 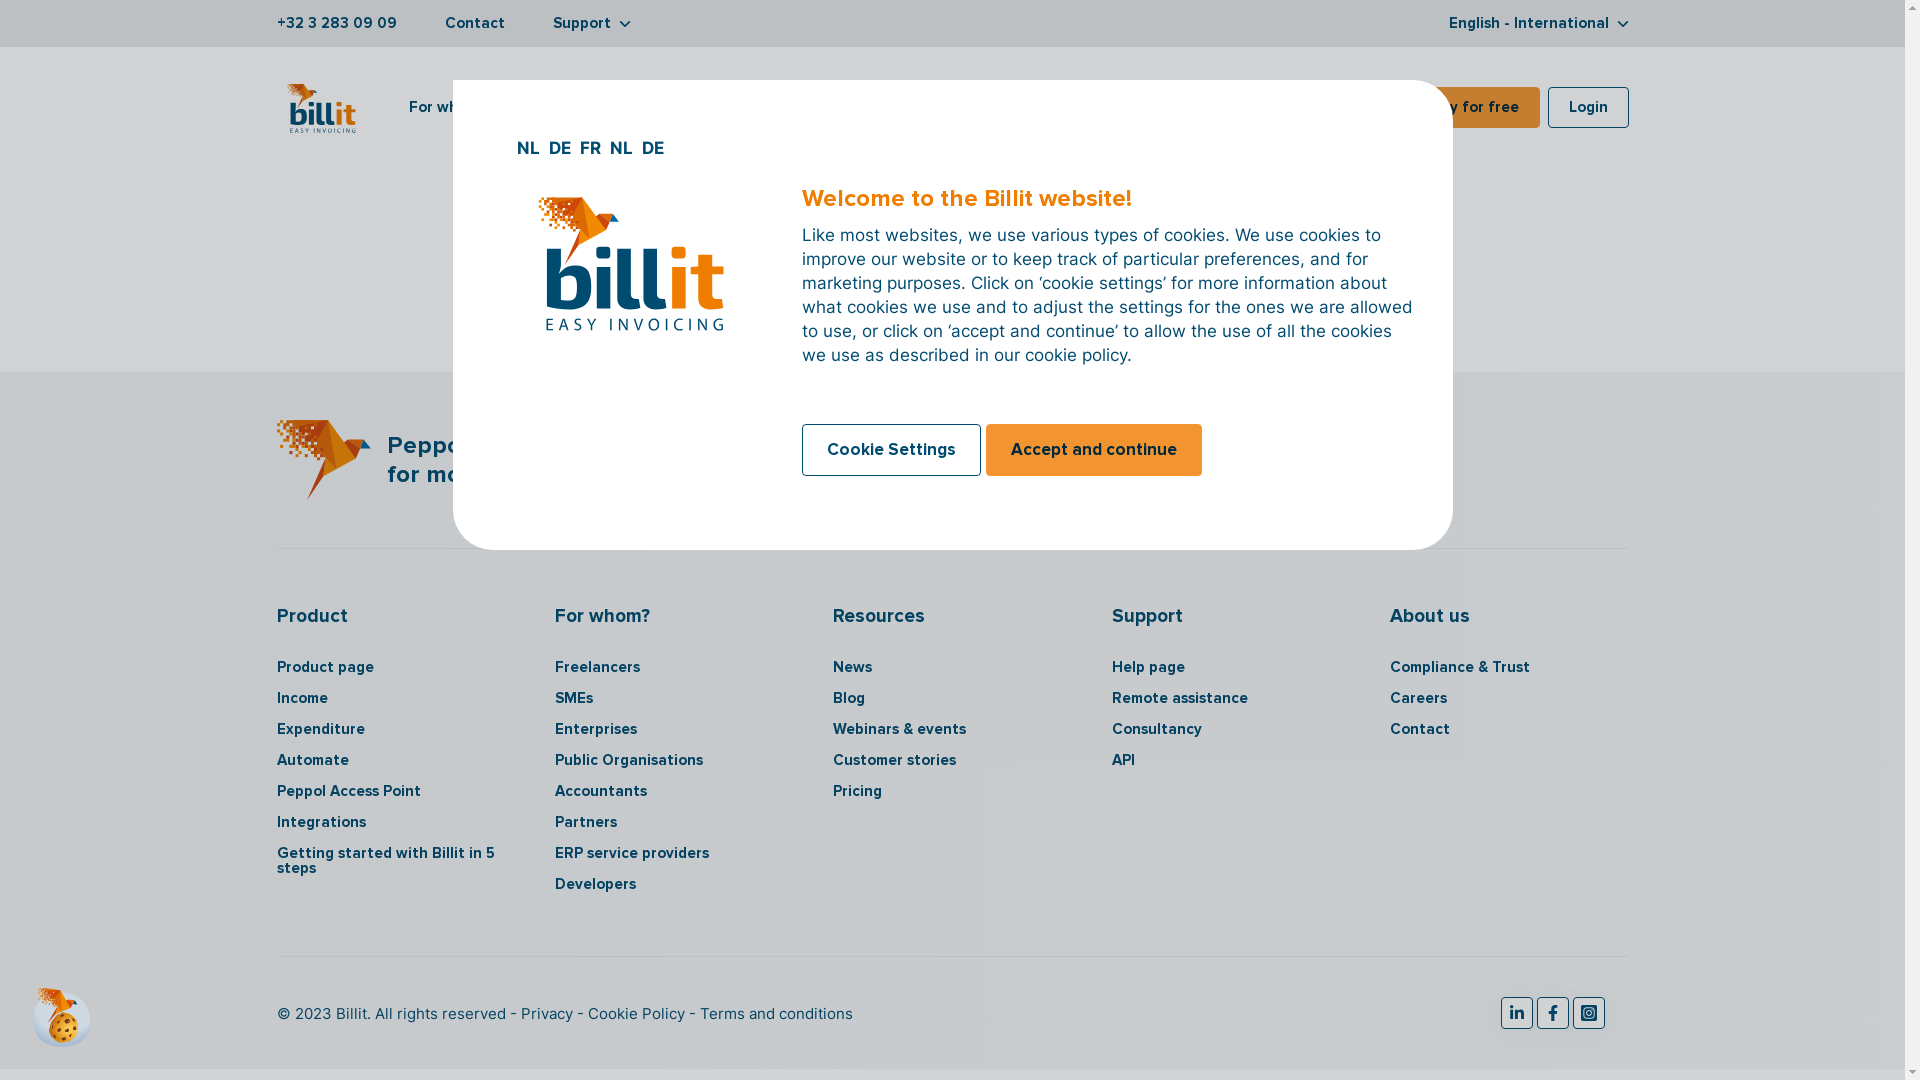 What do you see at coordinates (394, 729) in the screenshot?
I see `'Expenditure'` at bounding box center [394, 729].